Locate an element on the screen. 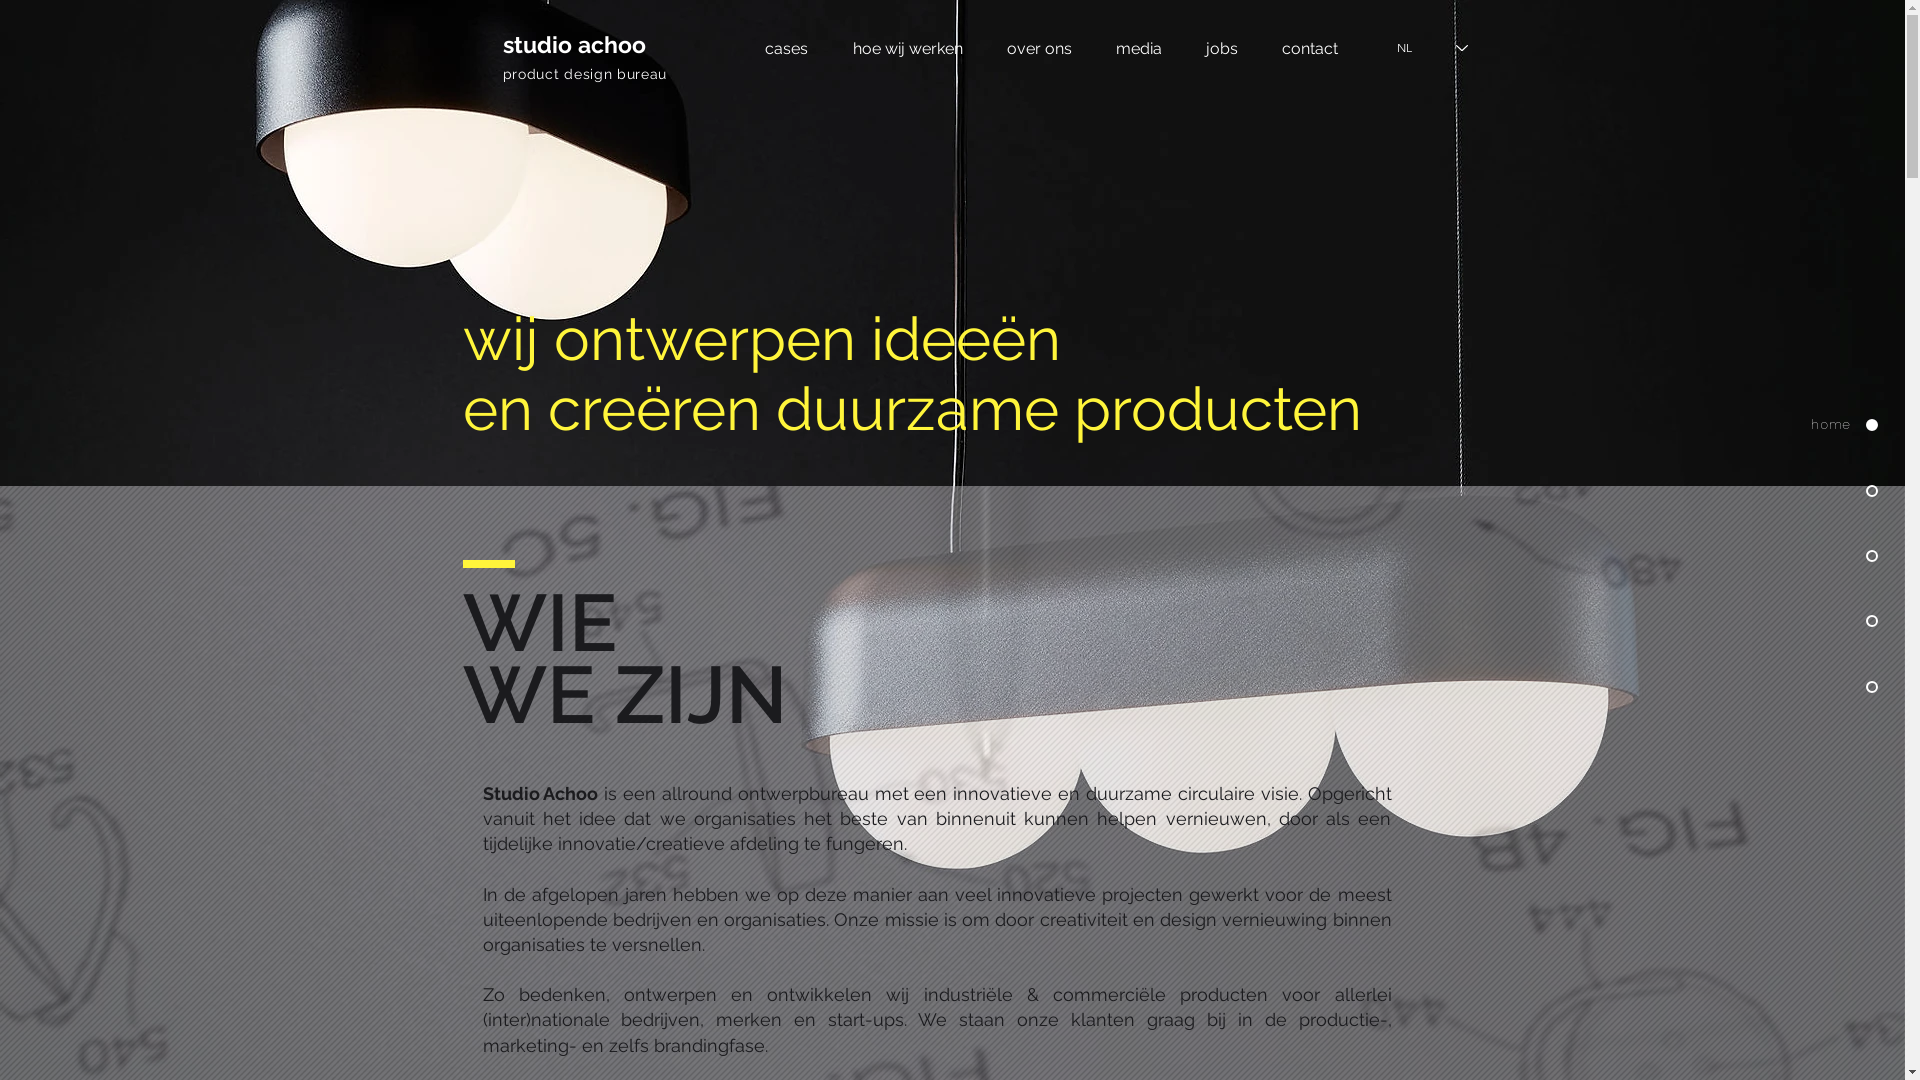  'cases' is located at coordinates (785, 47).